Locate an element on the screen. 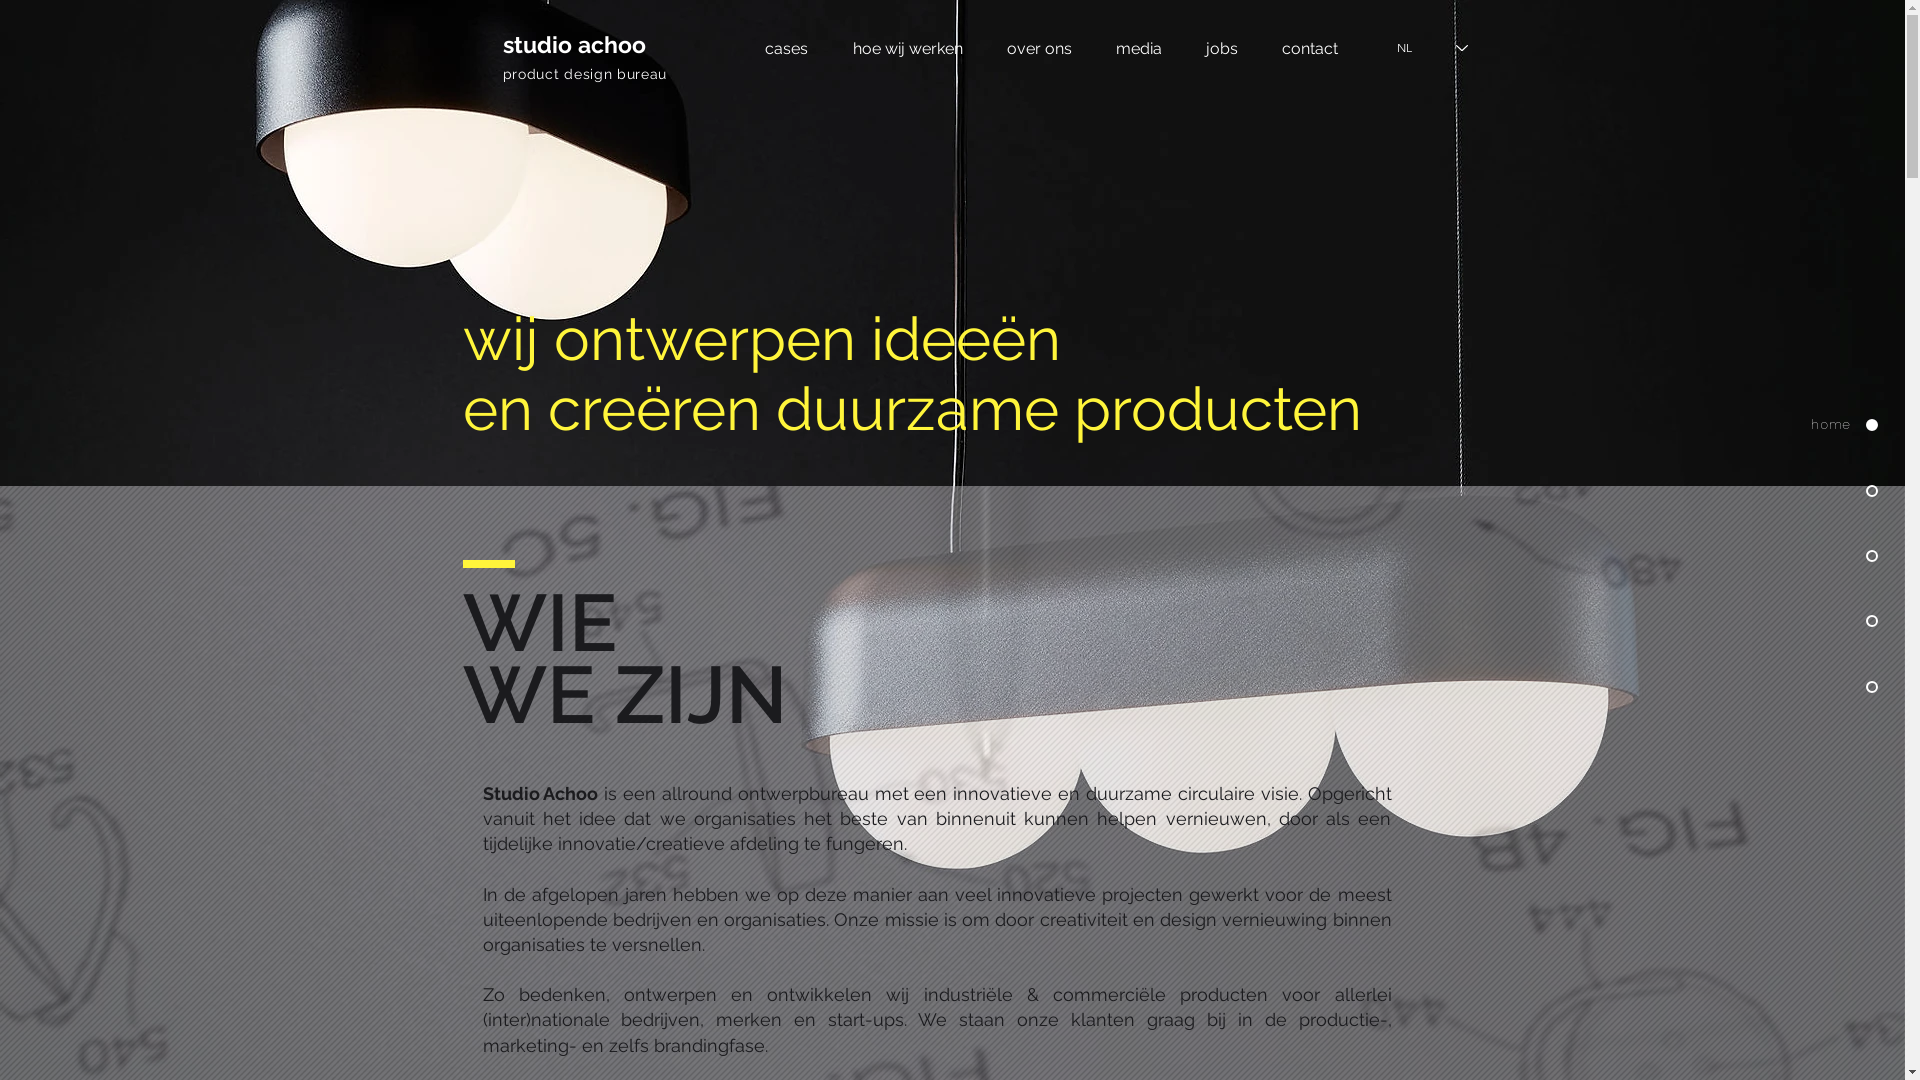  'cases' is located at coordinates (785, 47).